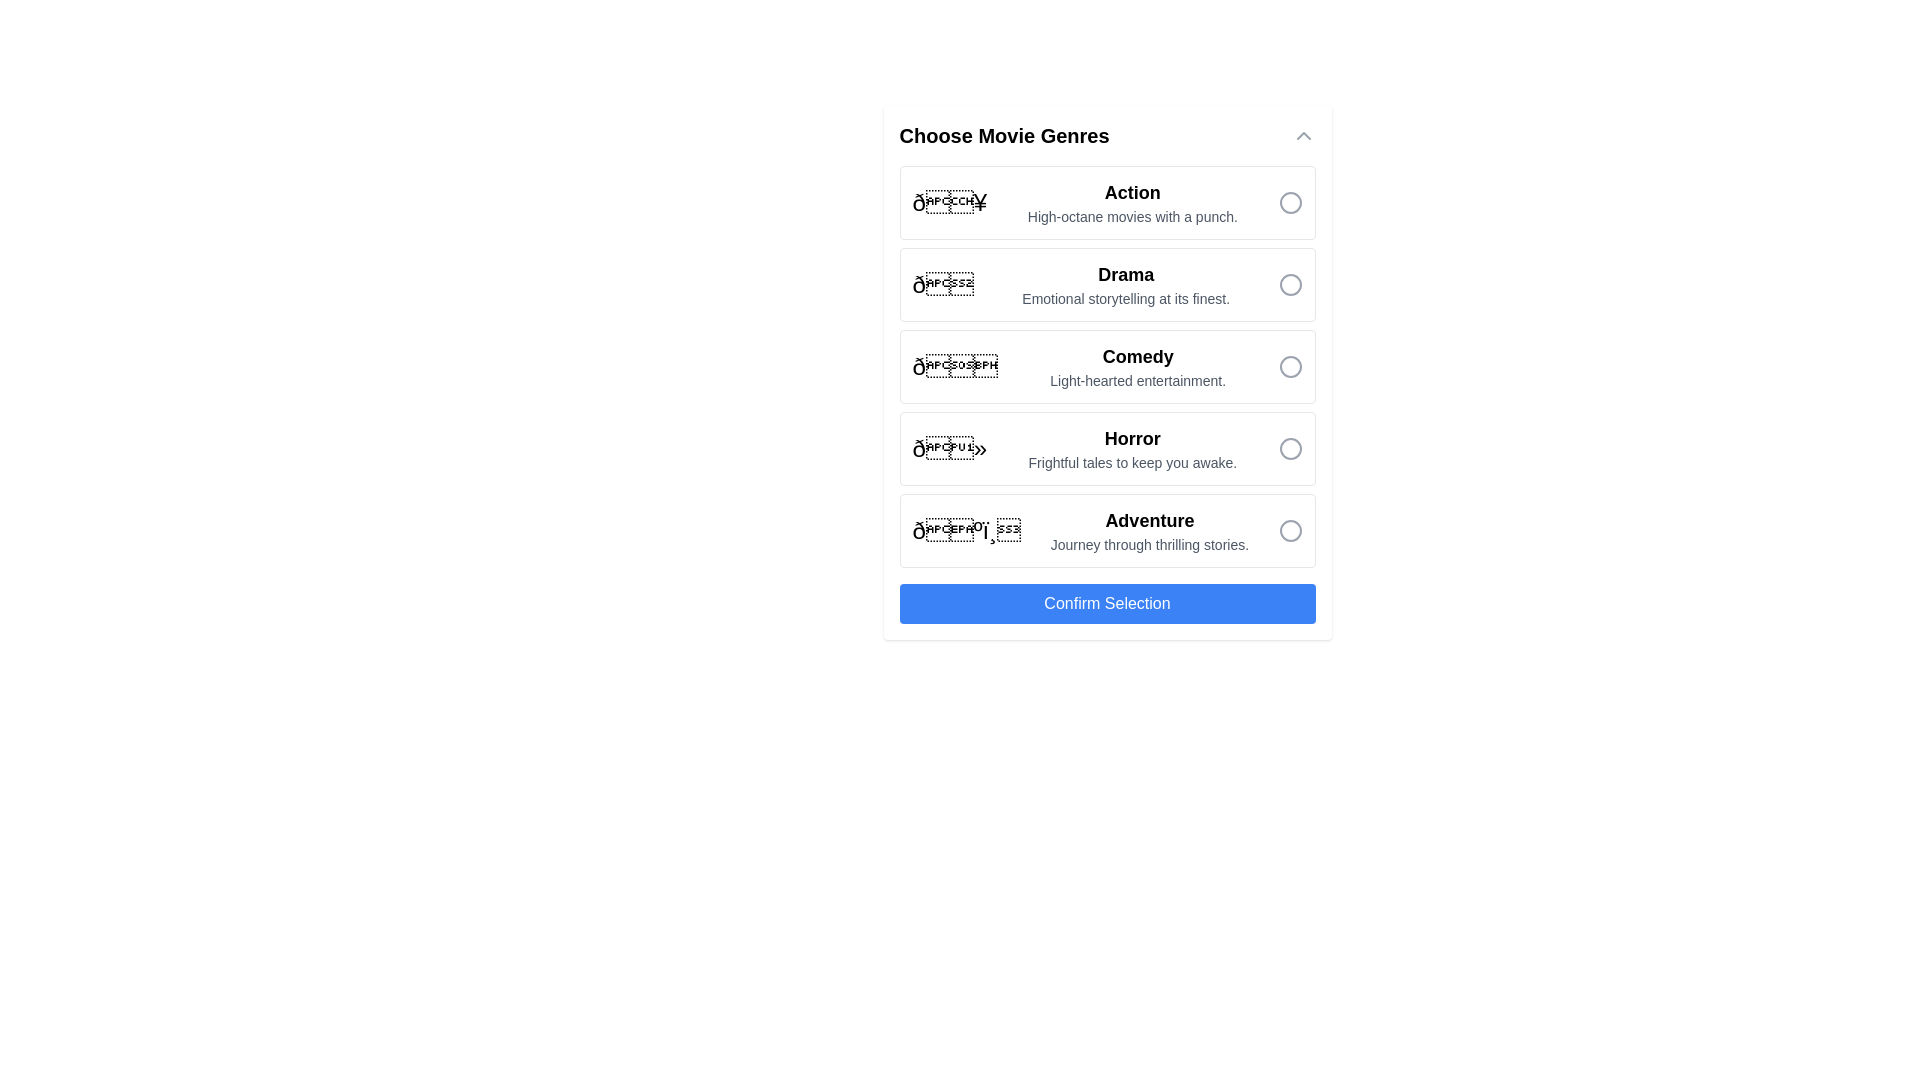  I want to click on the radio button, so click(1290, 285).